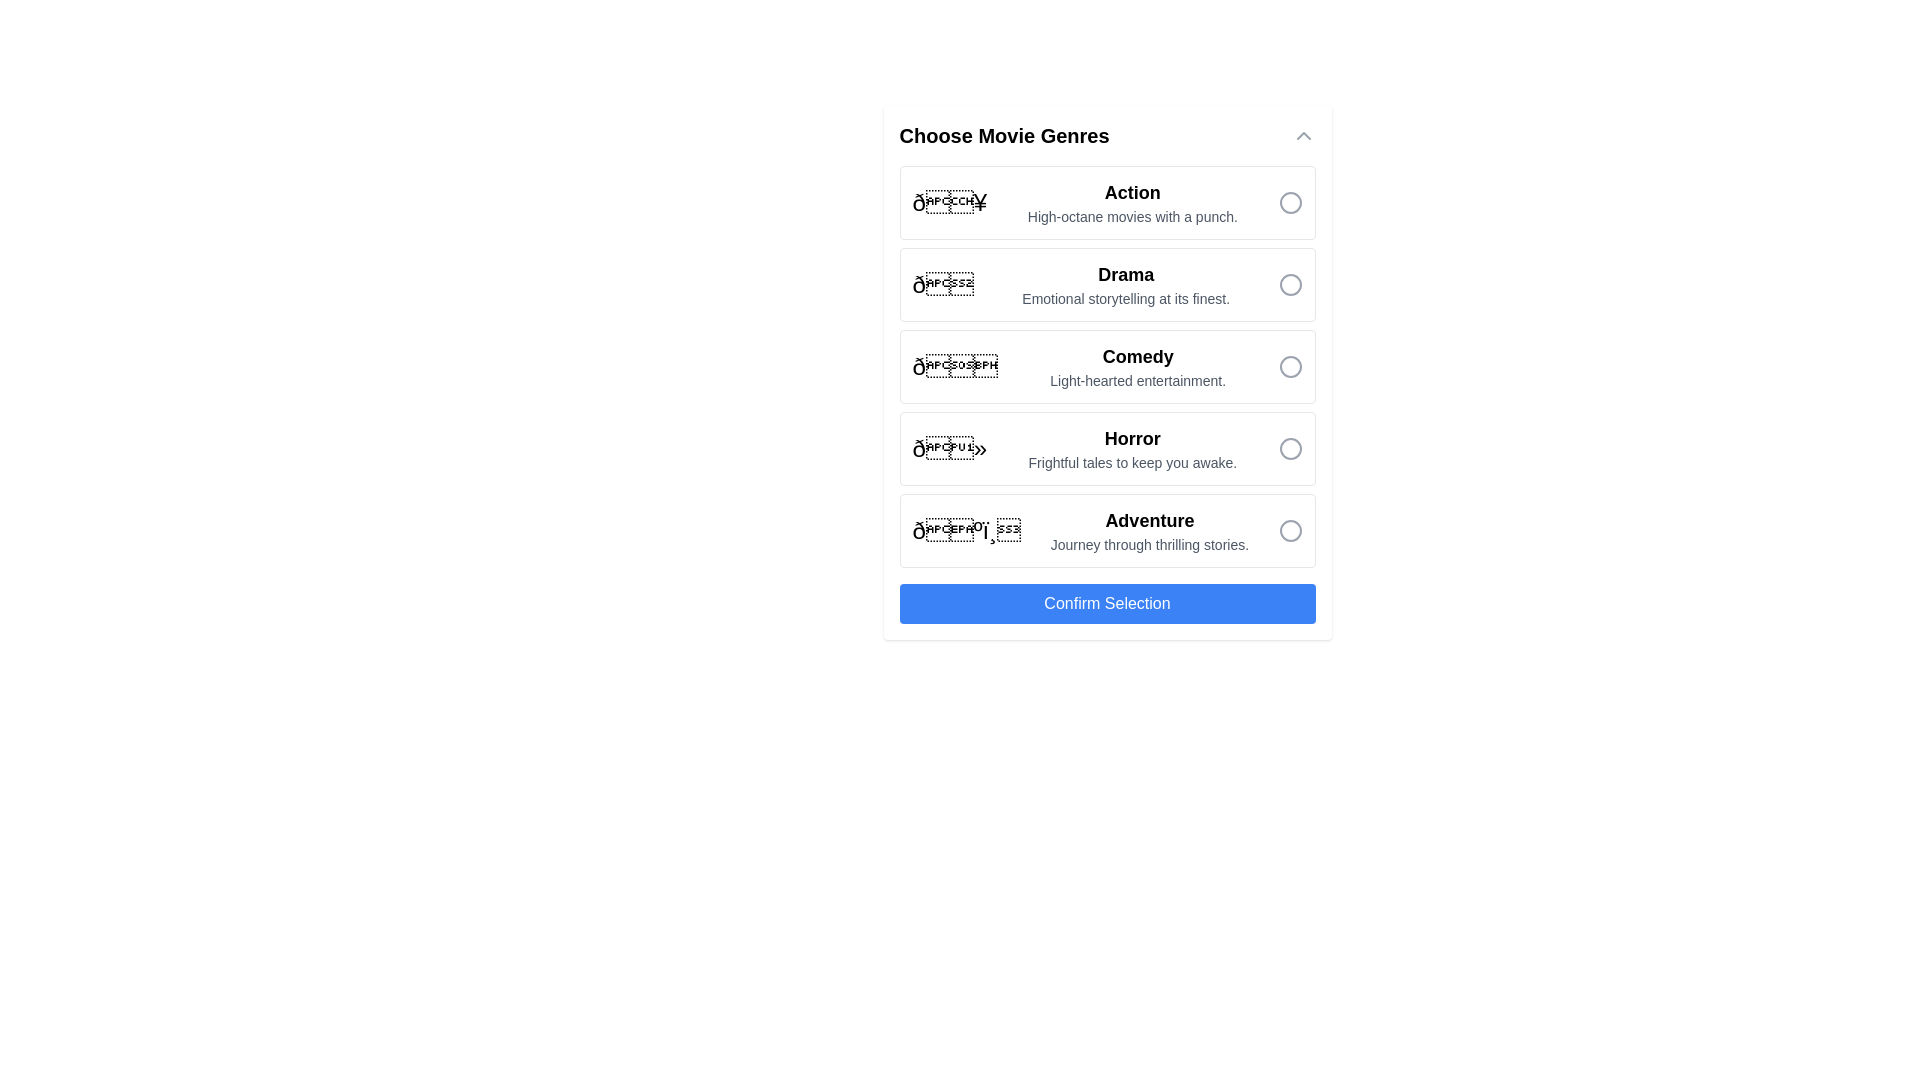  I want to click on the radio button, so click(1290, 285).